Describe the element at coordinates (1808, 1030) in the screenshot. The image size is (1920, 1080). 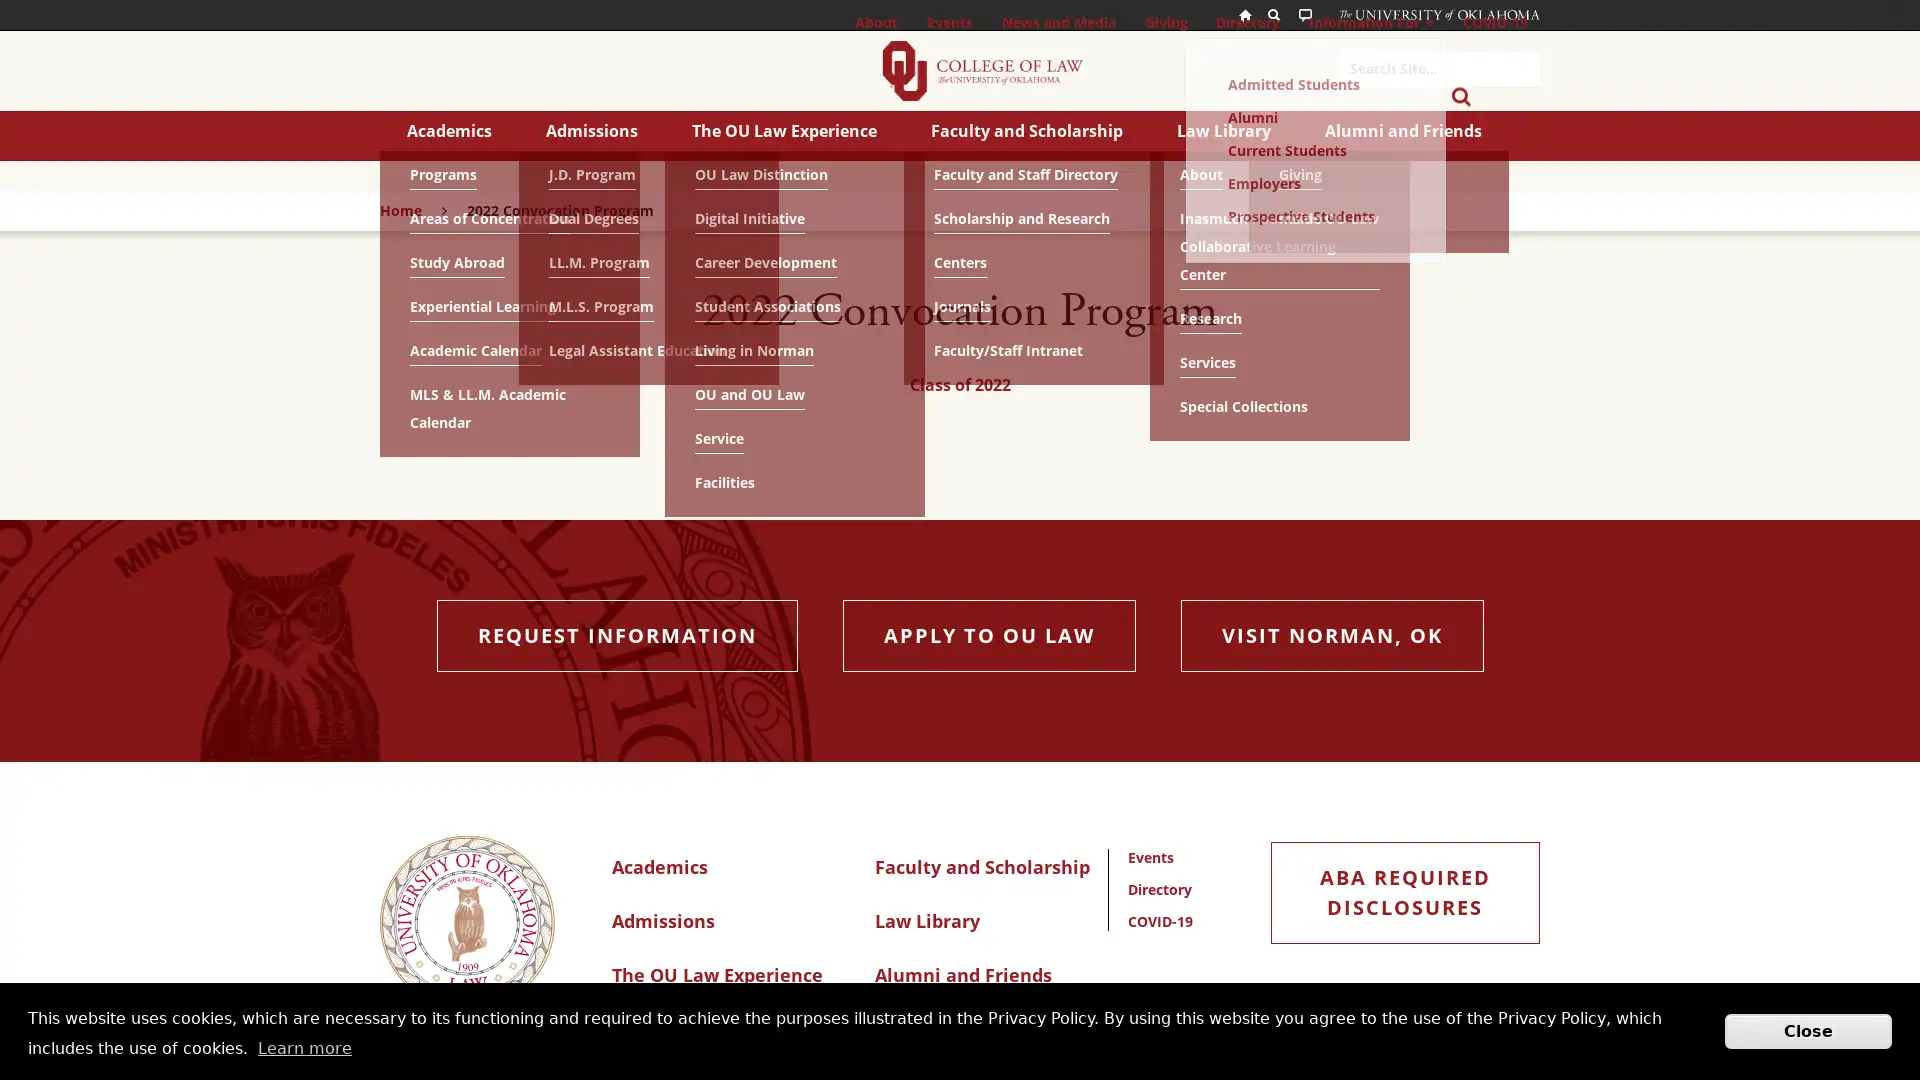
I see `Close` at that location.